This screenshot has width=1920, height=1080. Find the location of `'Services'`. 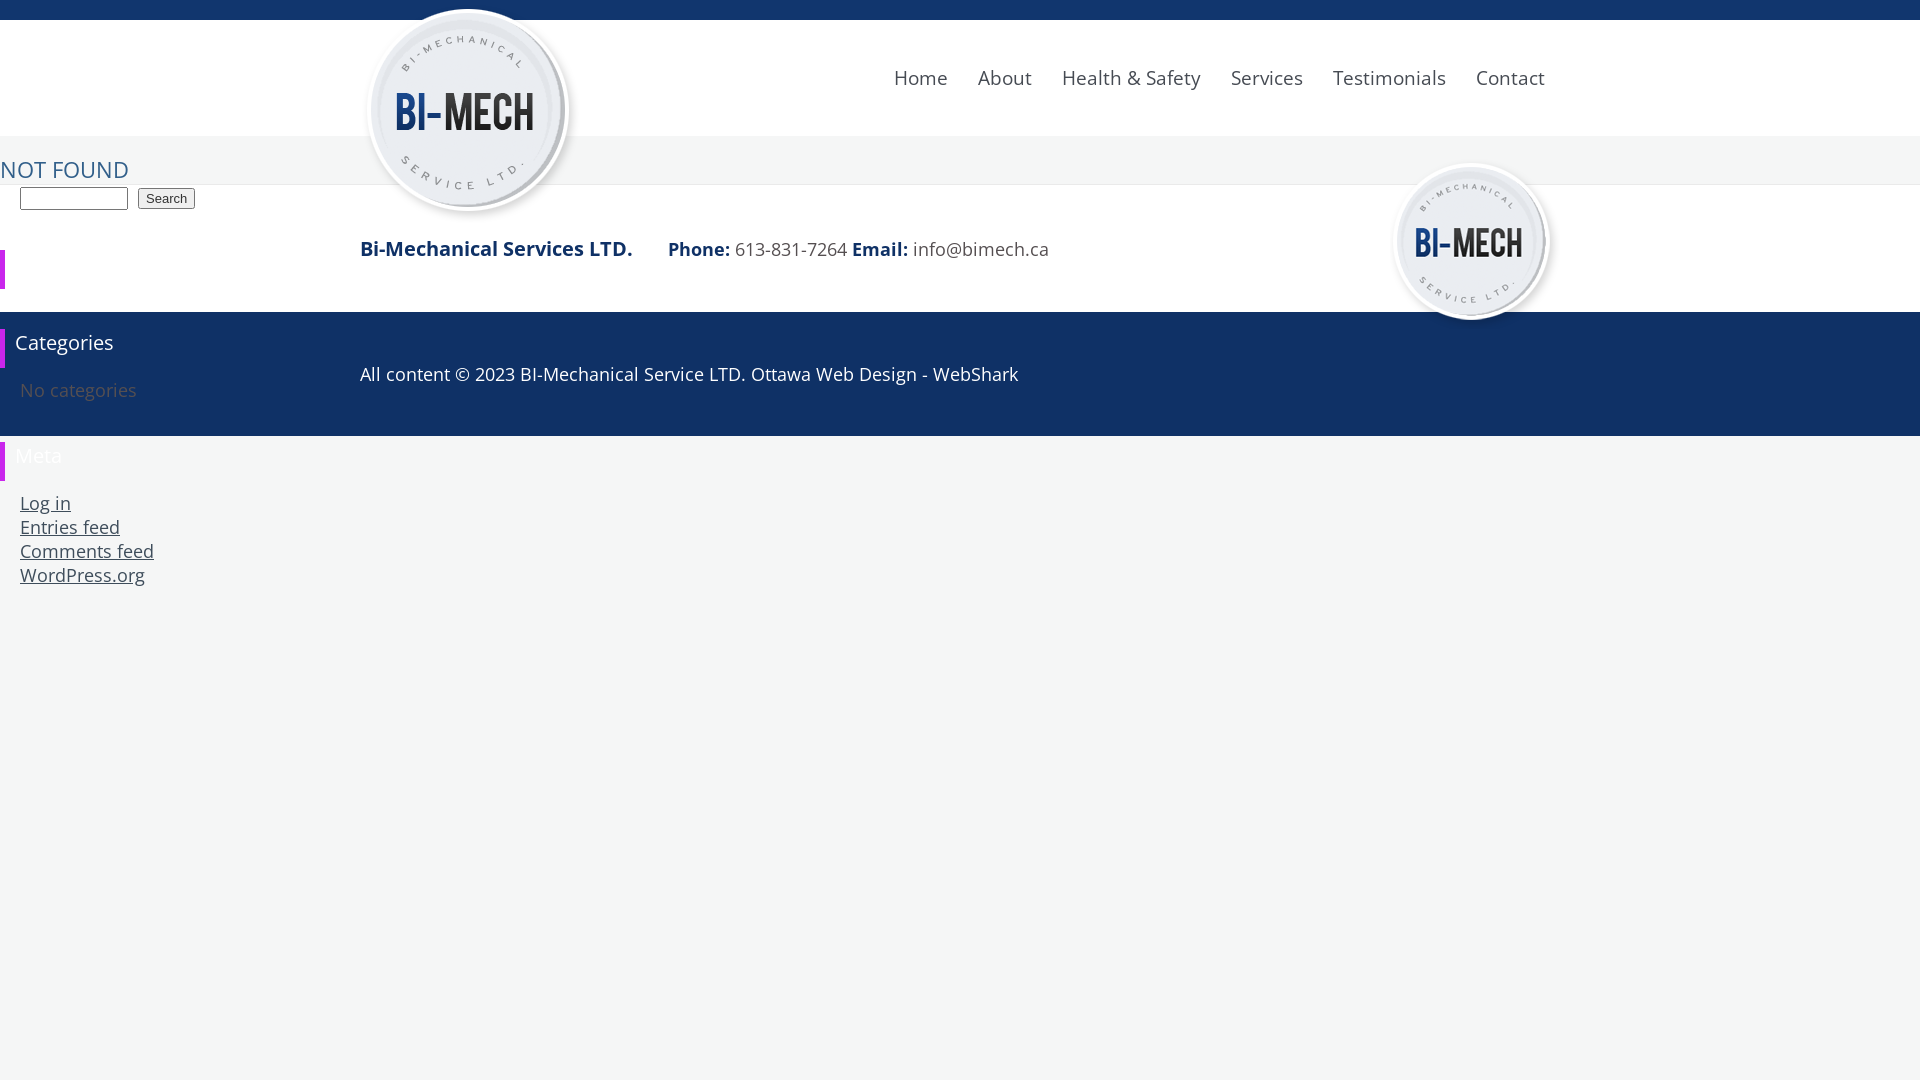

'Services' is located at coordinates (1266, 76).